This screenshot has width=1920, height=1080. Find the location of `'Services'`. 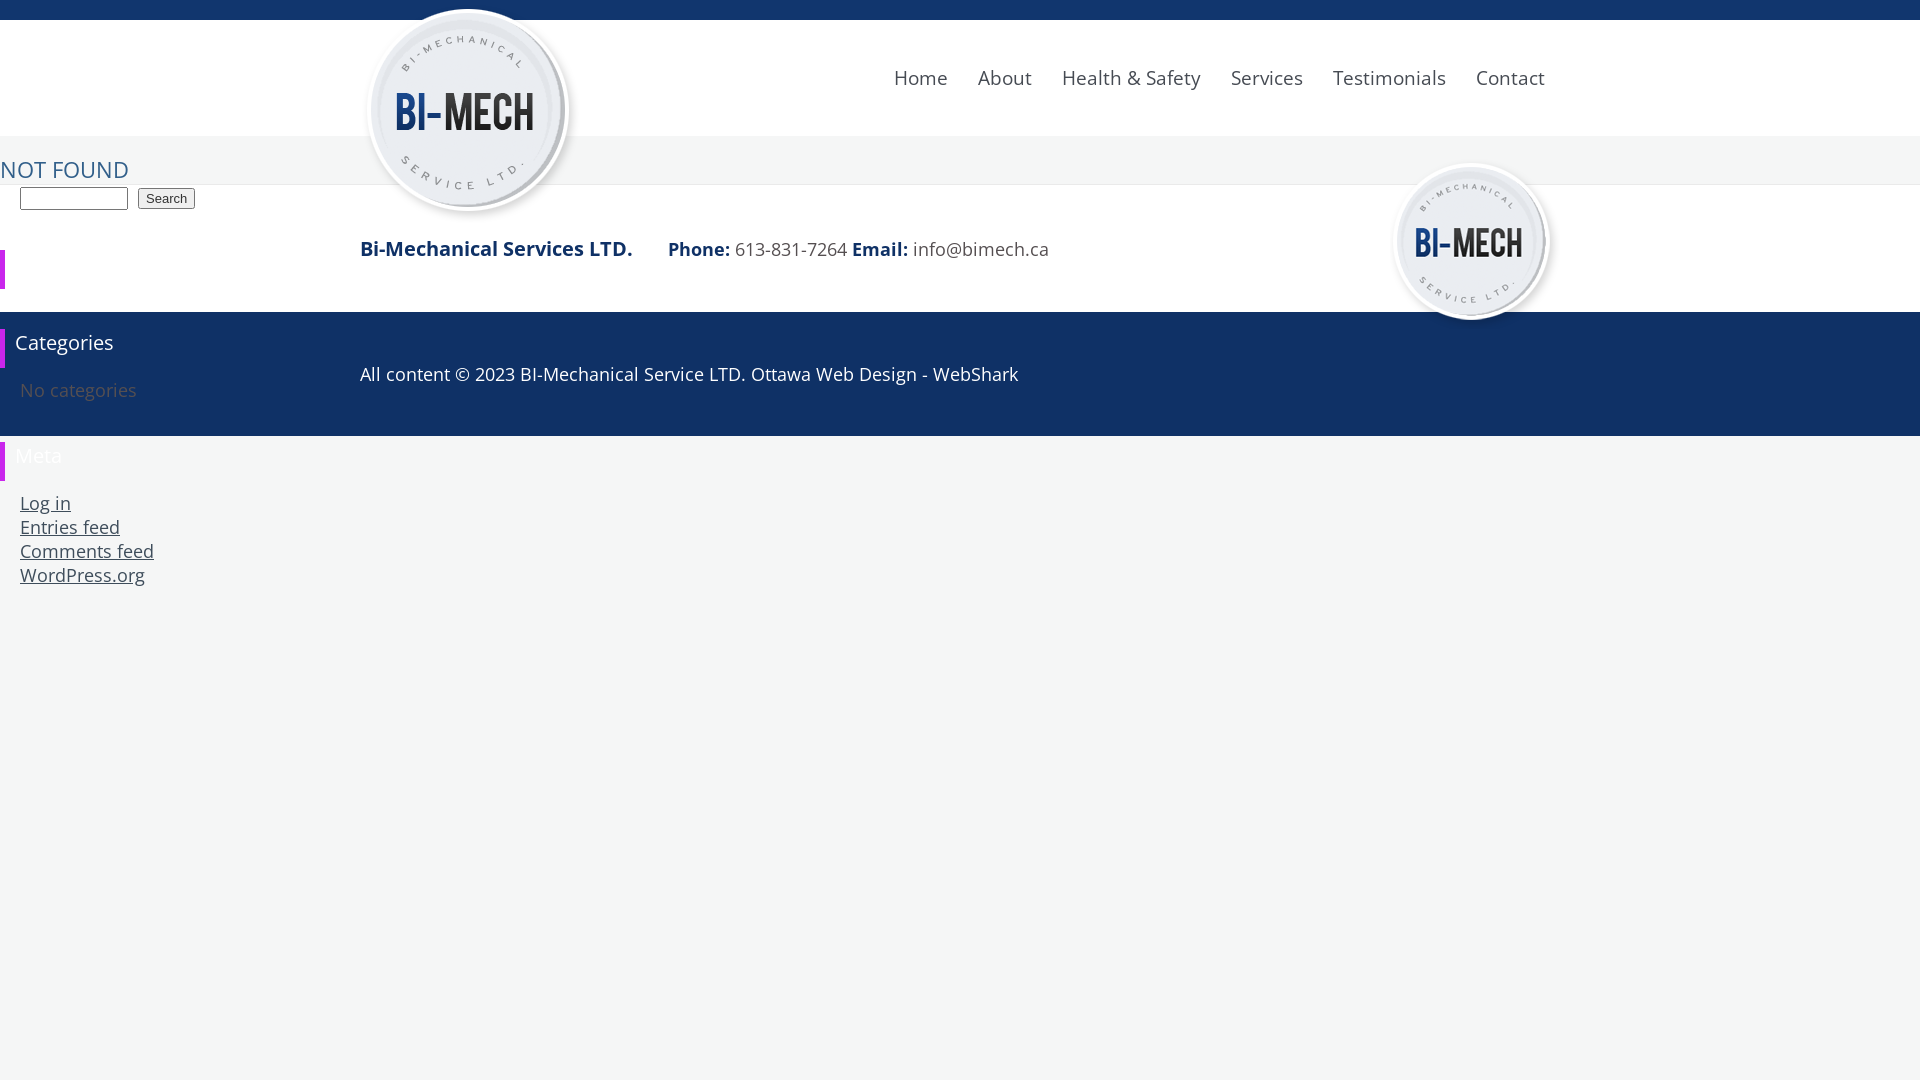

'Services' is located at coordinates (1266, 76).